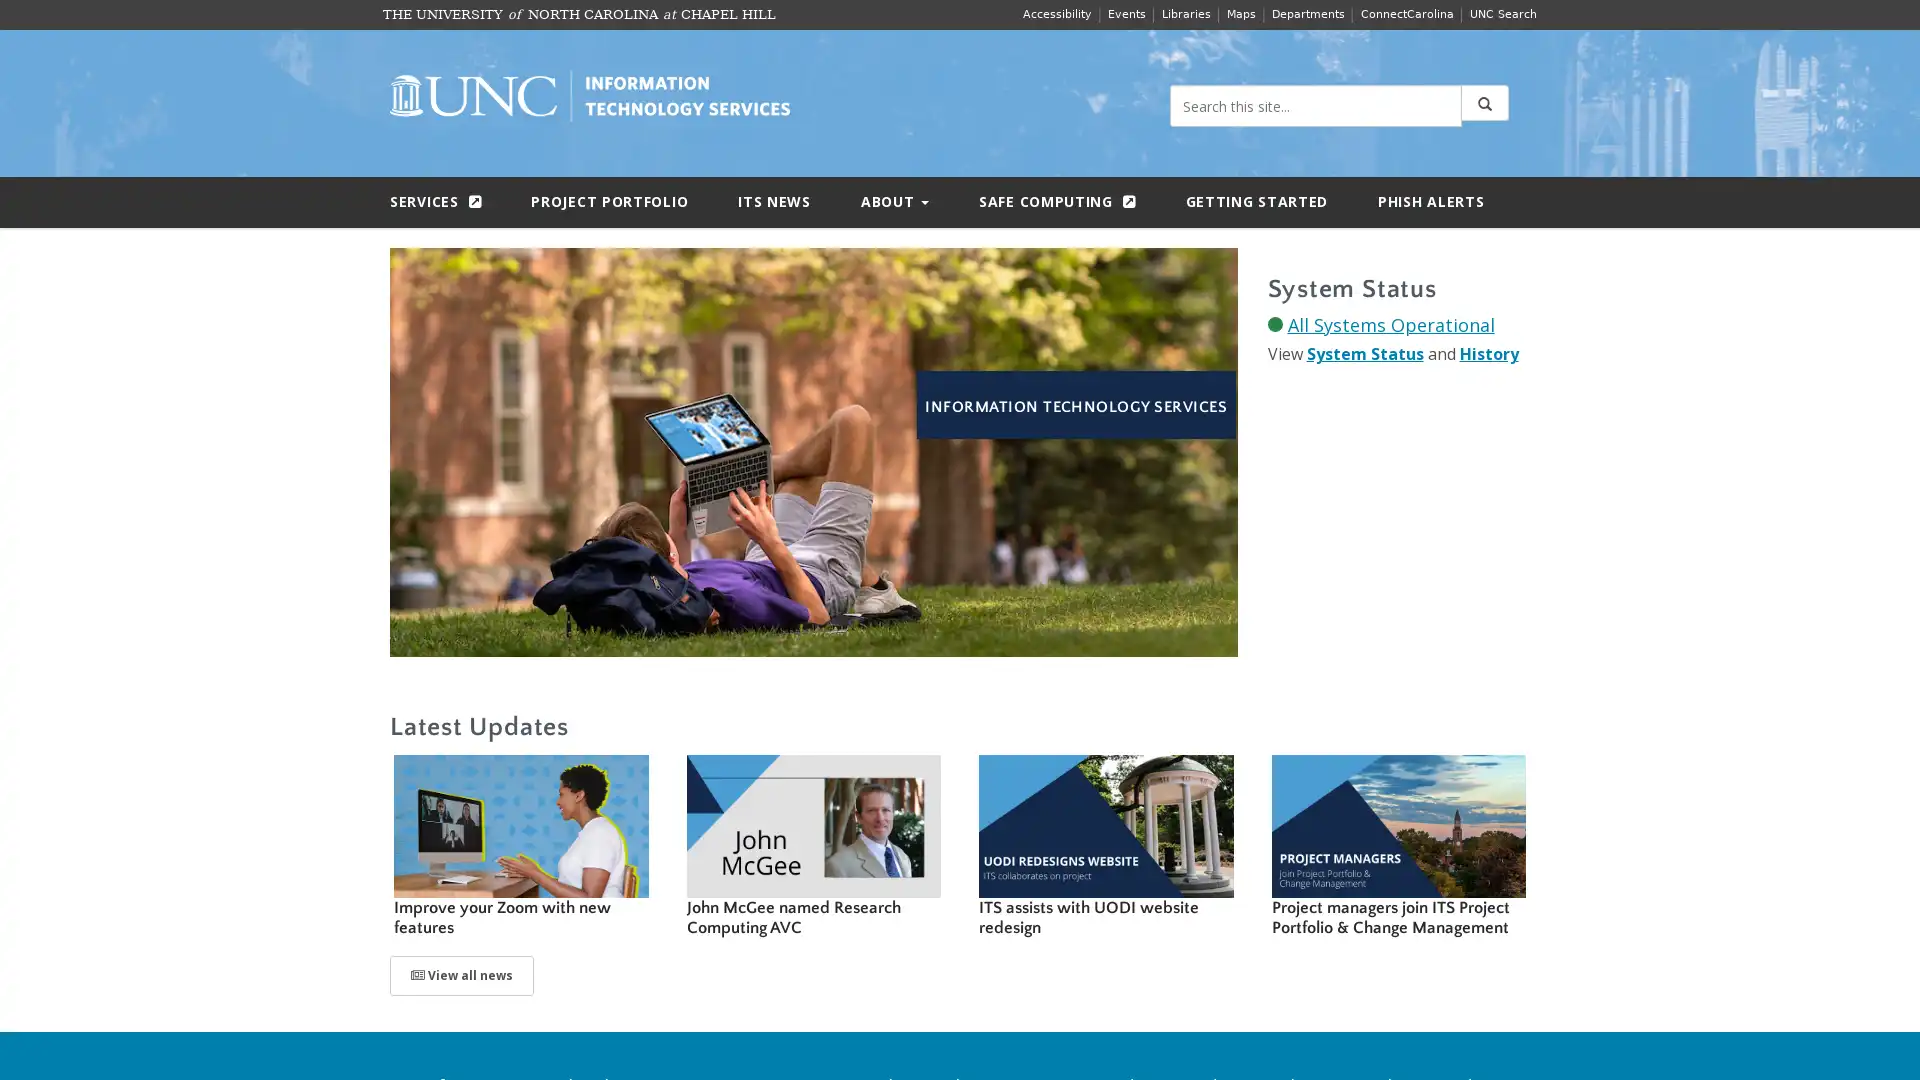  Describe the element at coordinates (1484, 103) in the screenshot. I see `Submit Search` at that location.